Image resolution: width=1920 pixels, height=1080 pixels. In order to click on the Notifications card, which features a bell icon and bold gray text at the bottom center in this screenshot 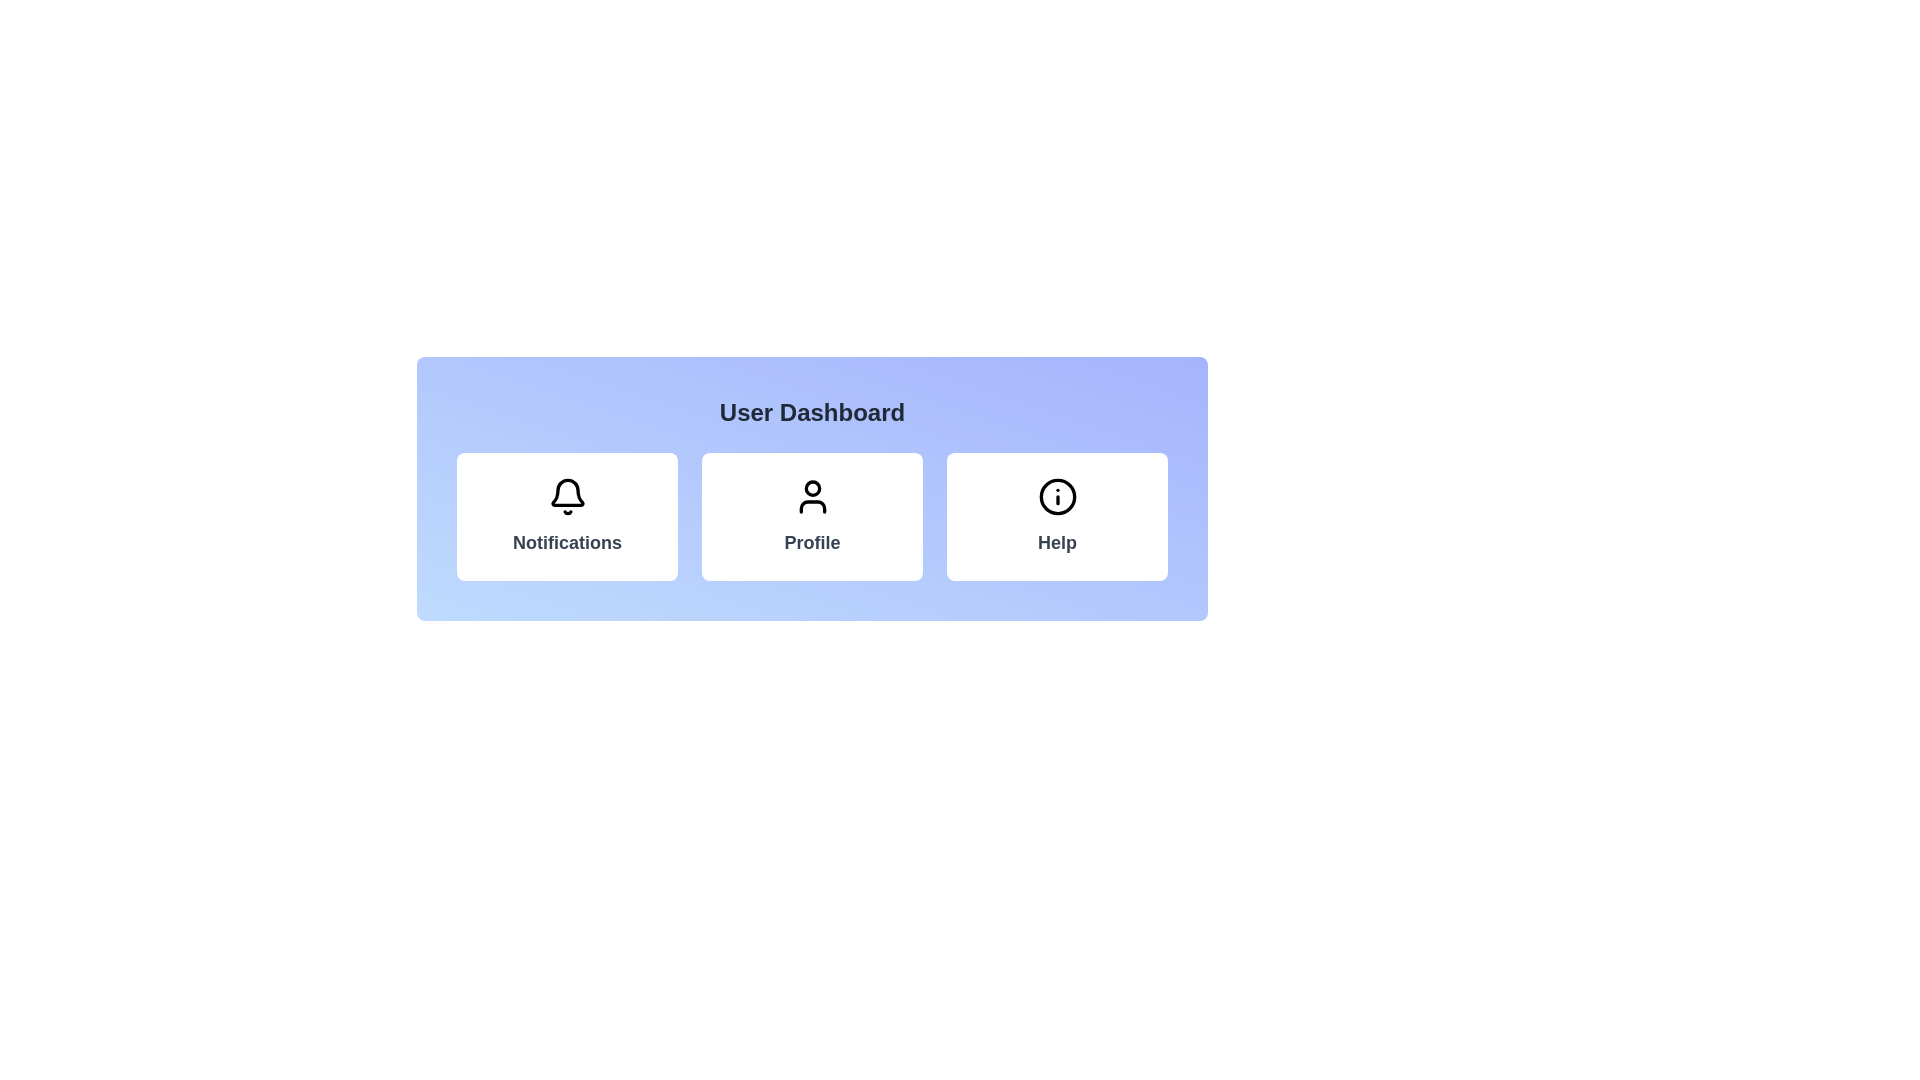, I will do `click(566, 515)`.